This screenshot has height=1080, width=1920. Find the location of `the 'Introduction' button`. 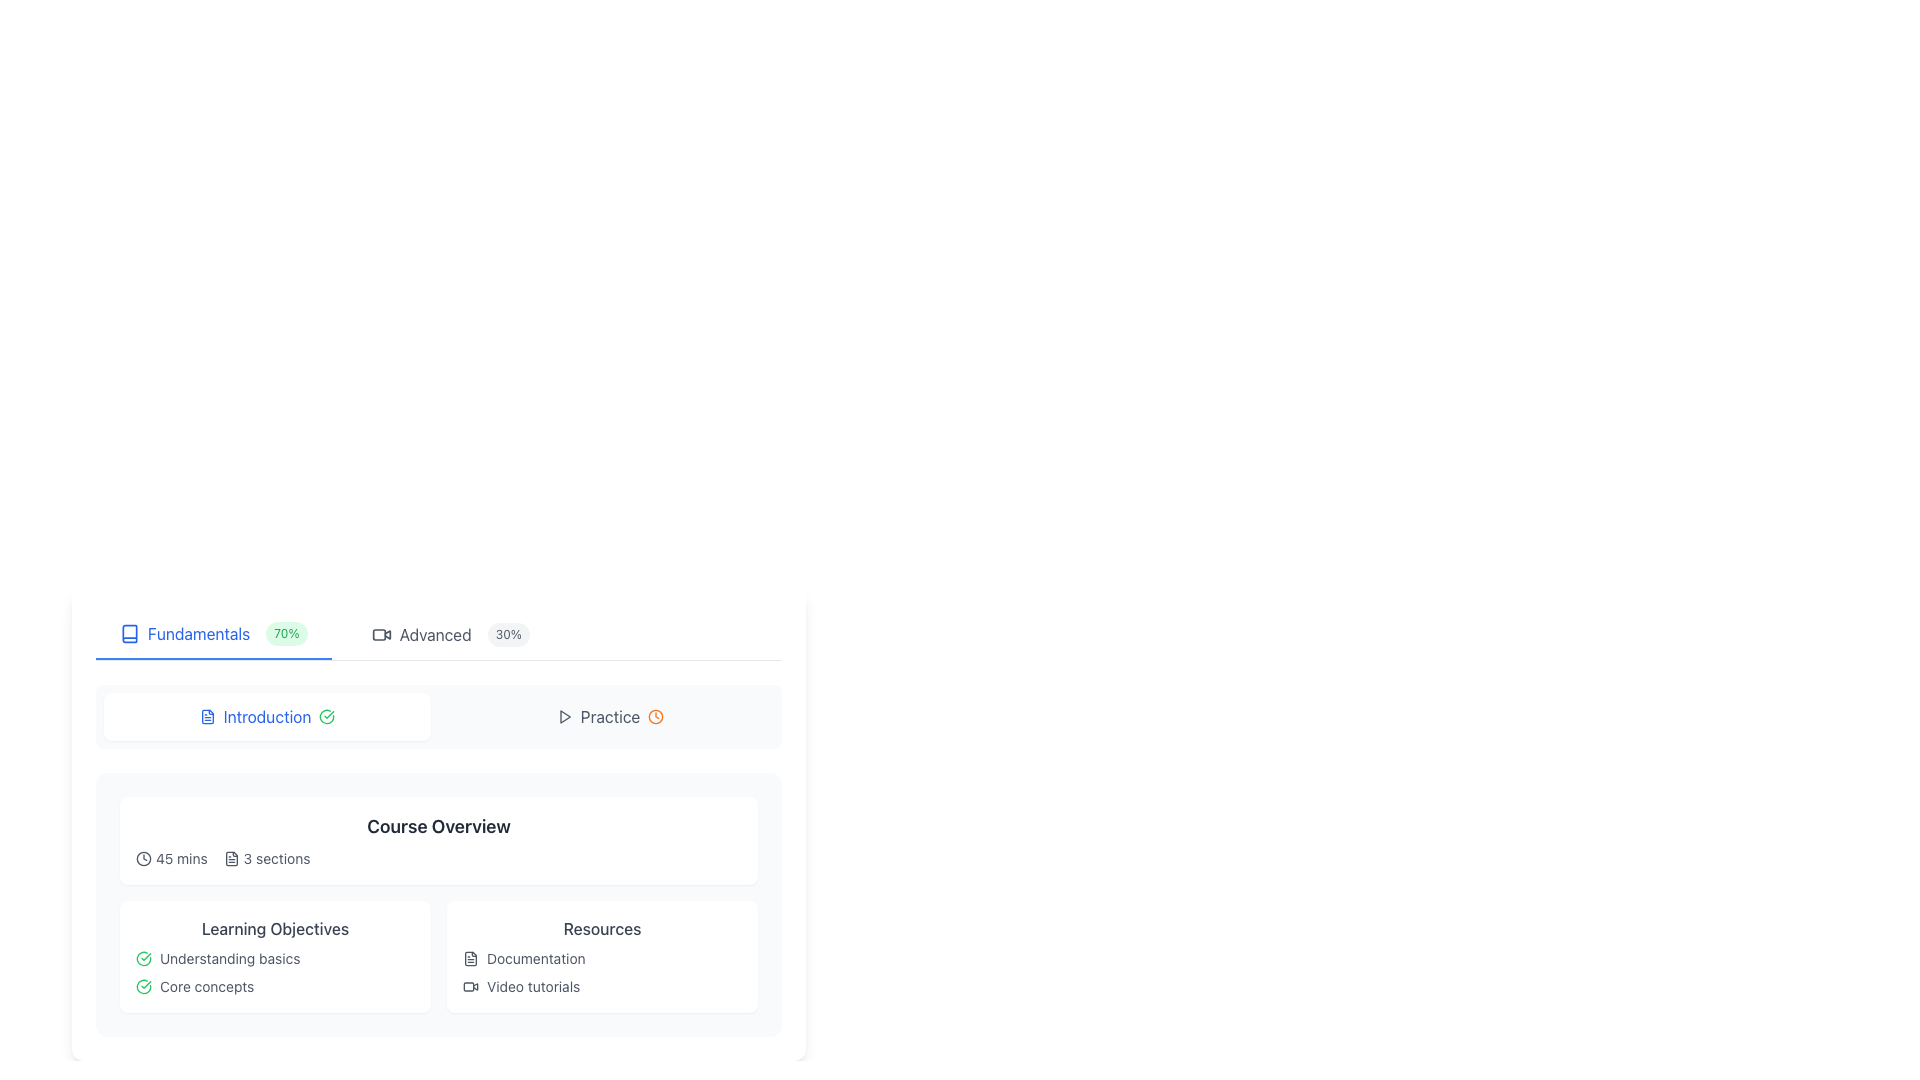

the 'Introduction' button is located at coordinates (437, 716).